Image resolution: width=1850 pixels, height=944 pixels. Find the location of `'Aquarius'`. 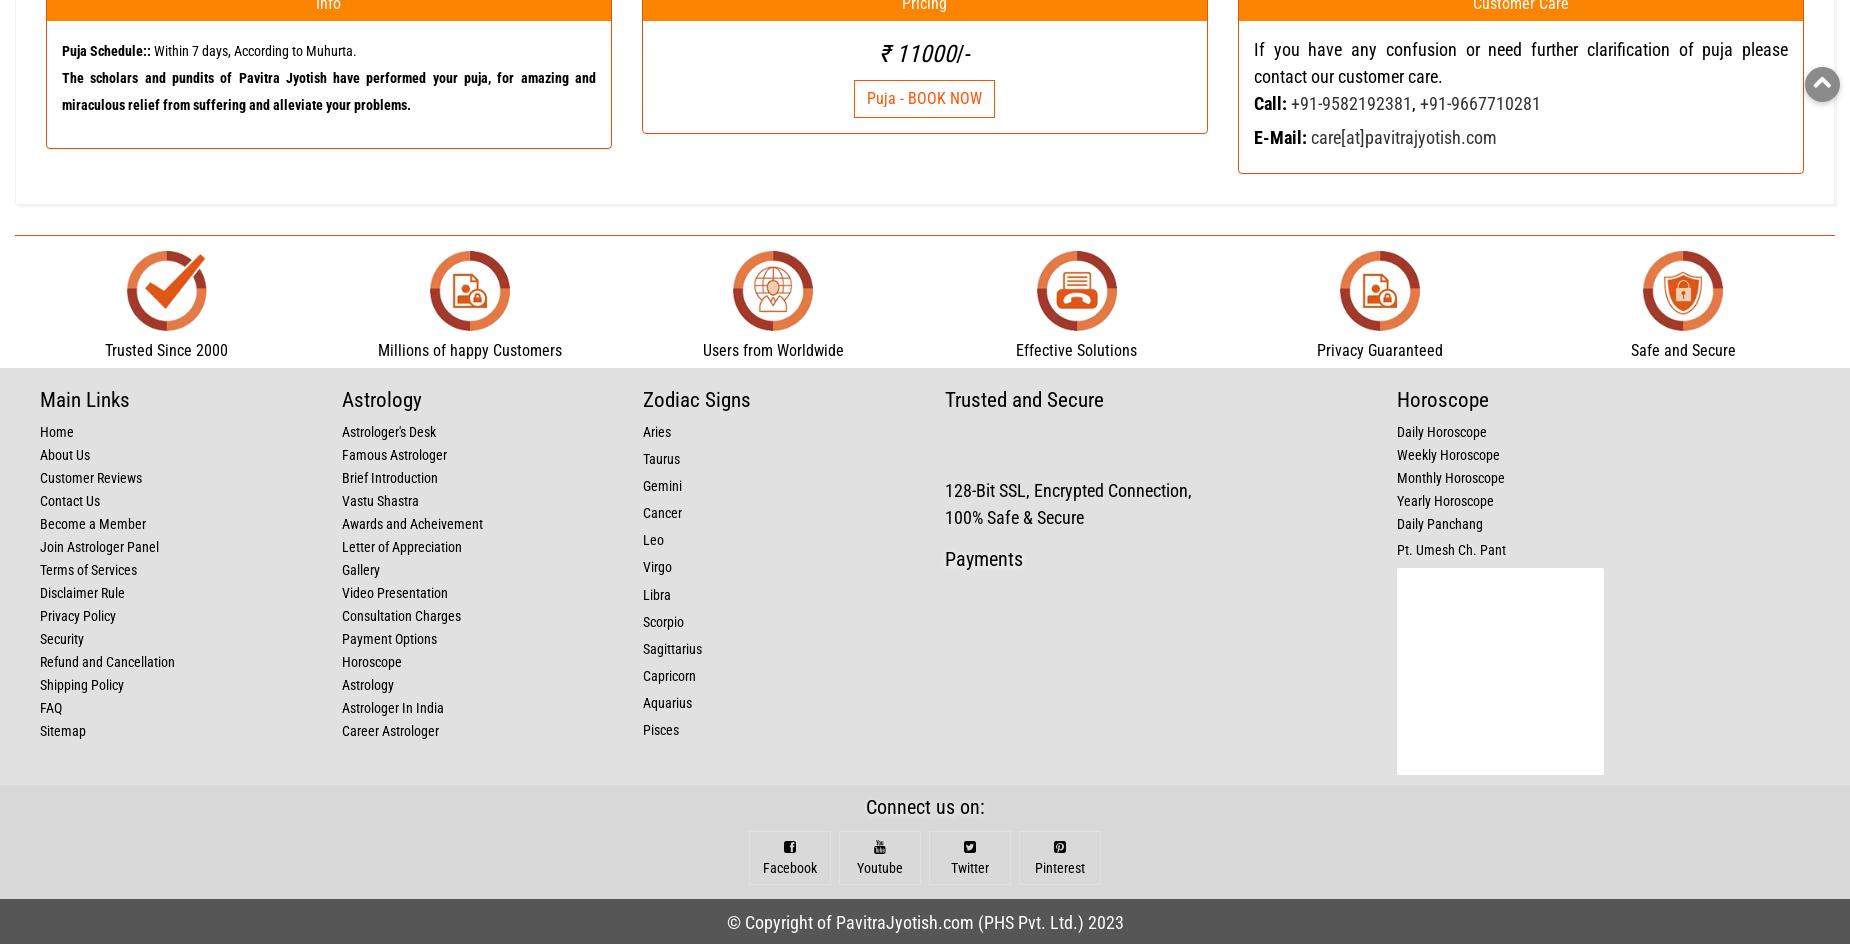

'Aquarius' is located at coordinates (667, 701).